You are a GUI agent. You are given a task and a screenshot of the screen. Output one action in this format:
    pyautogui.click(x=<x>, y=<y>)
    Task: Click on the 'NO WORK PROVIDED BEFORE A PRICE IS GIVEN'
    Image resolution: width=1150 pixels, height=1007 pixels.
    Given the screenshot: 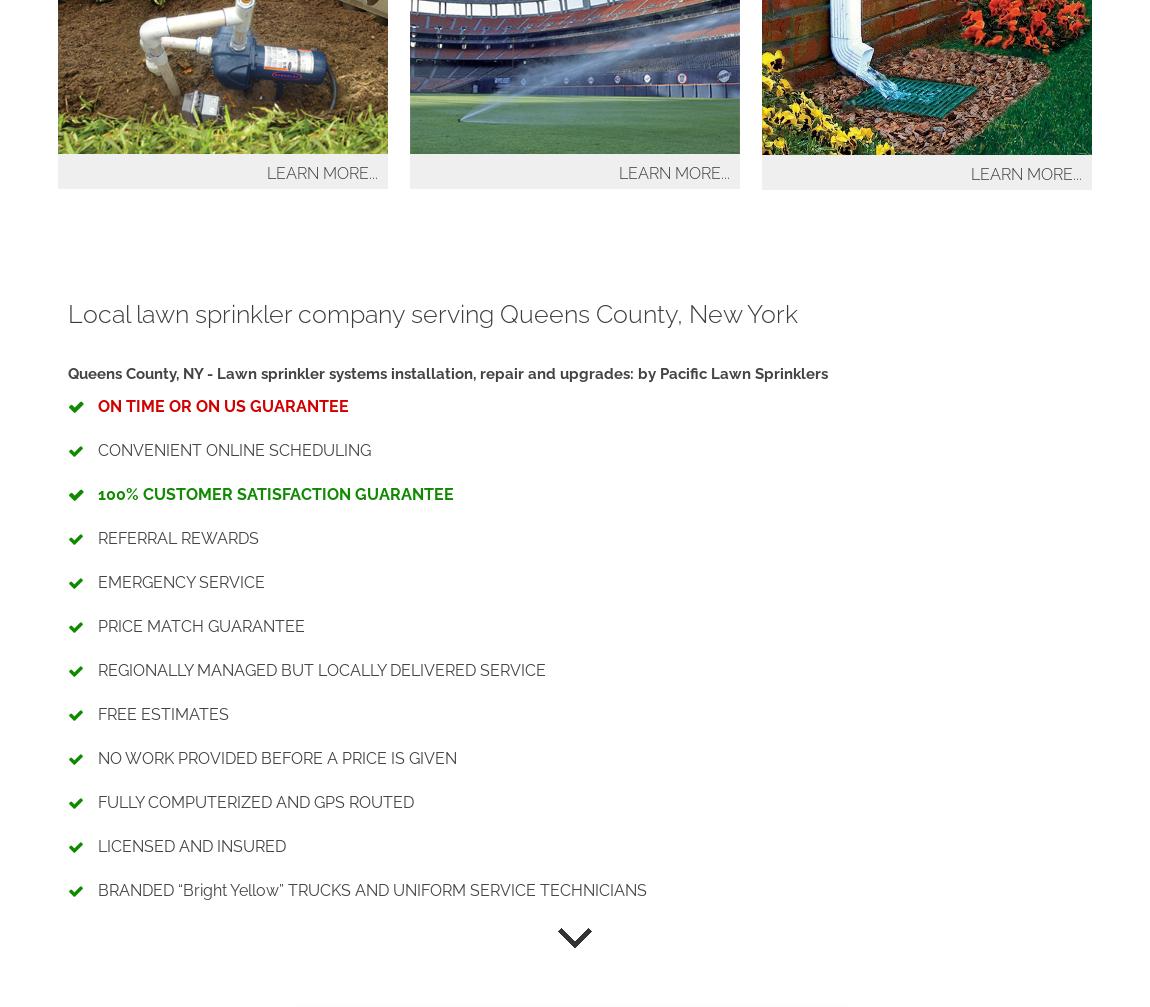 What is the action you would take?
    pyautogui.click(x=275, y=757)
    